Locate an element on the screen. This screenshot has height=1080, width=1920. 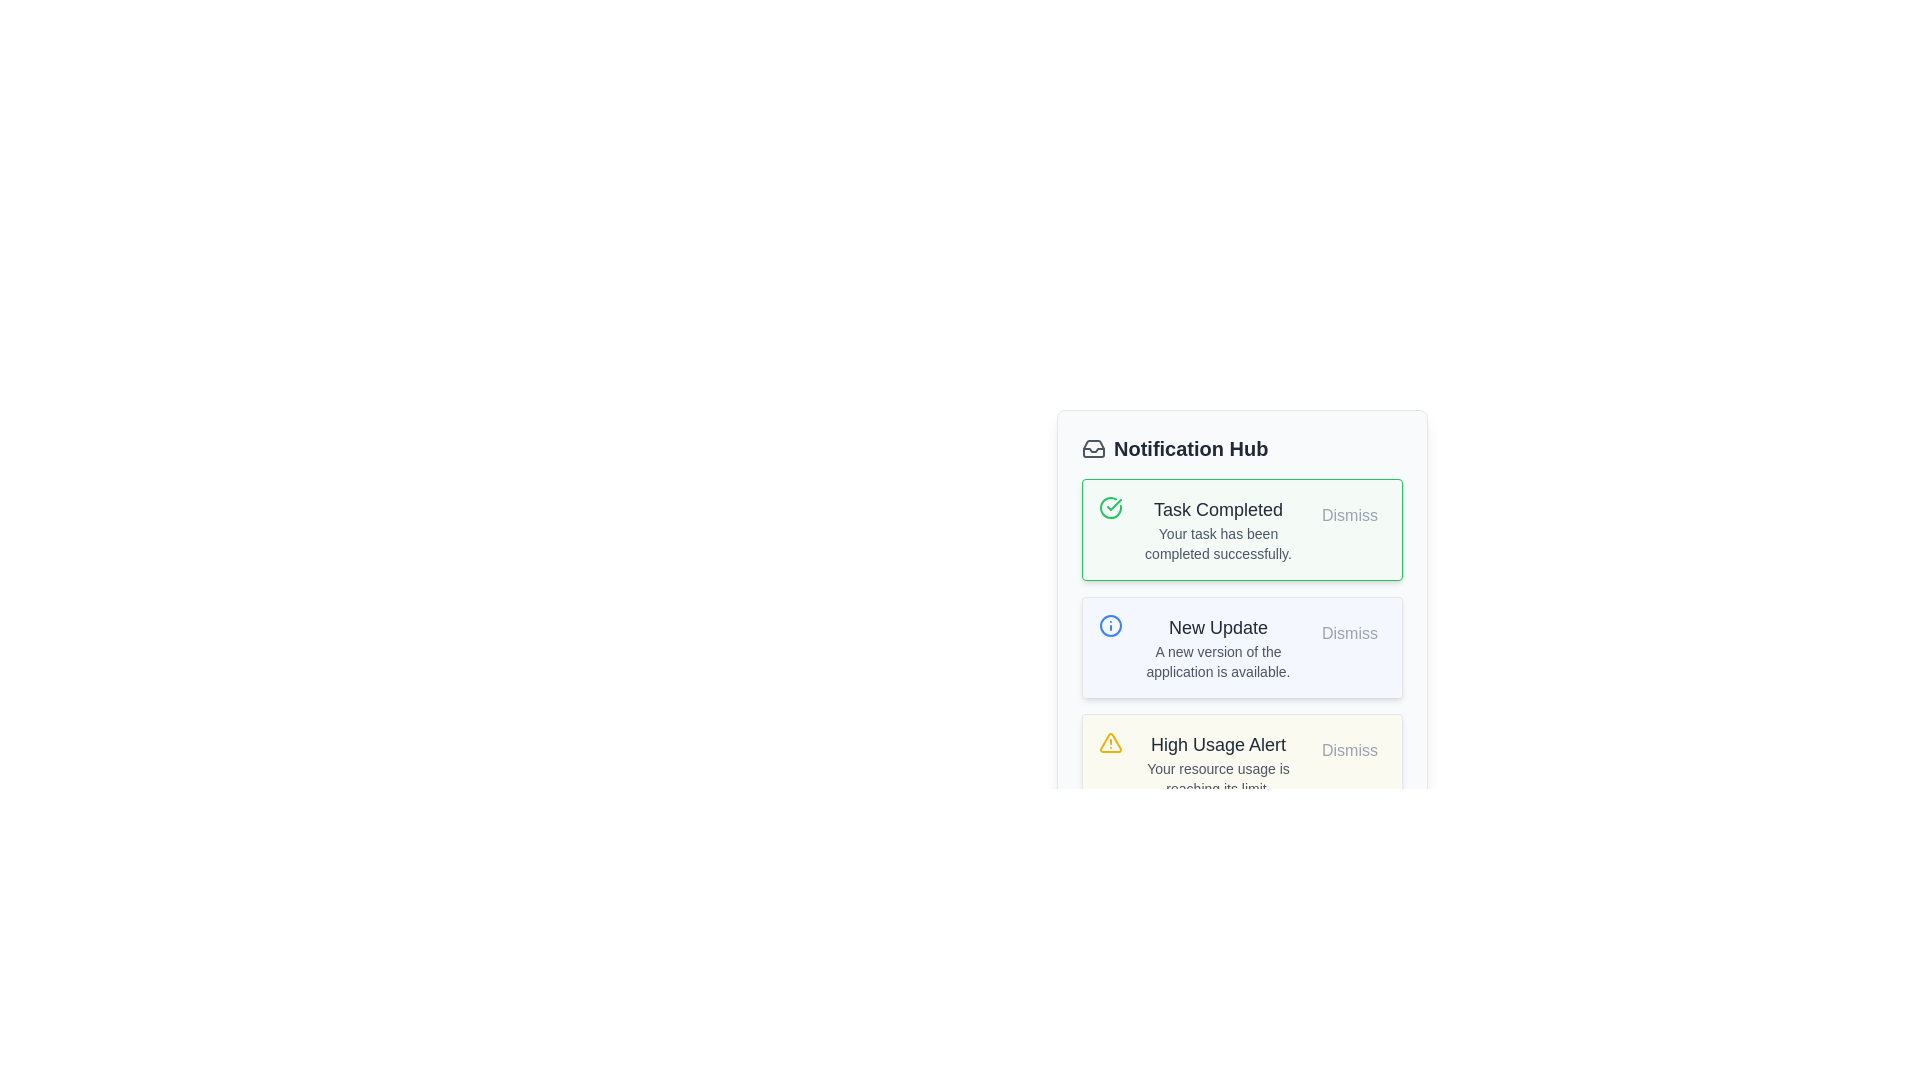
the green circular icon indicating a successful action, located on the left side of the 'Task Completed' notification is located at coordinates (1113, 504).